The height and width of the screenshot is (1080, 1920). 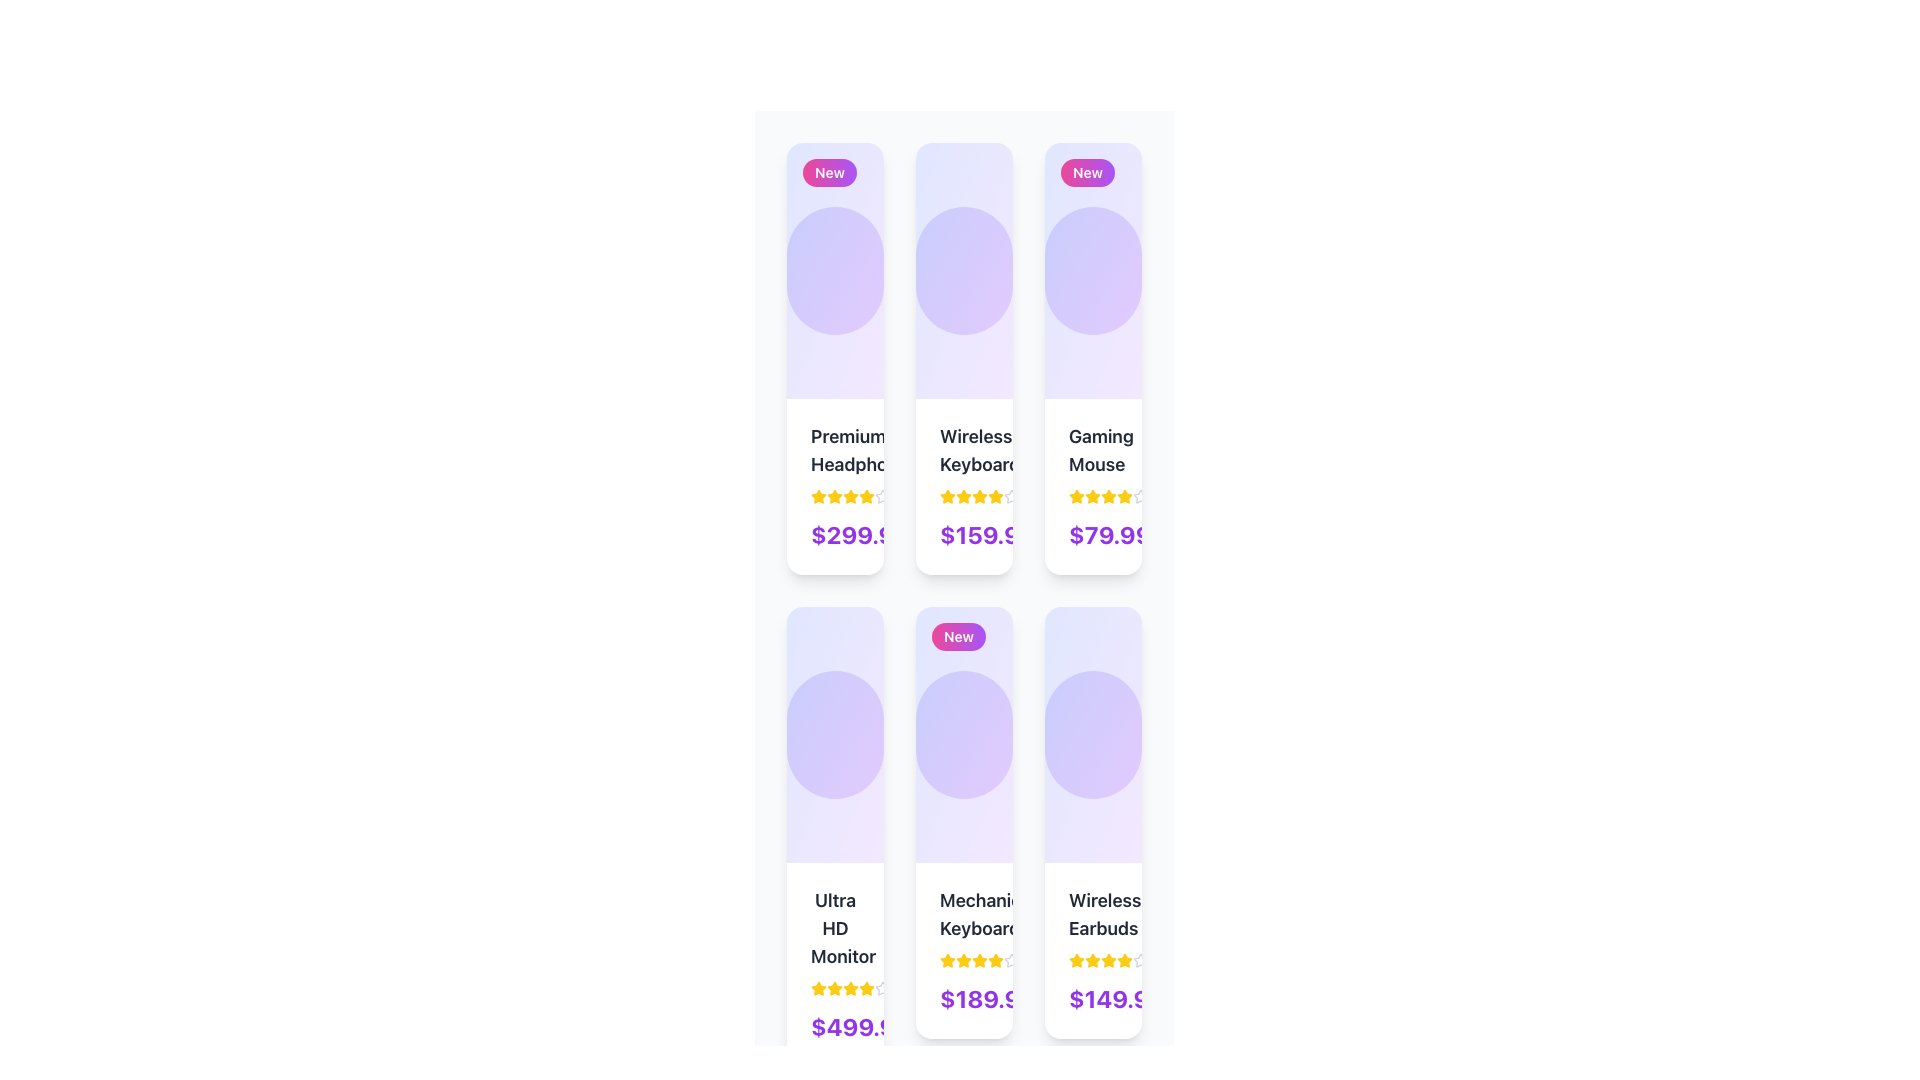 What do you see at coordinates (947, 959) in the screenshot?
I see `the second star in the rating system under the 'Mechanical Keyboard' product card to set a rating of 2 out of 5` at bounding box center [947, 959].